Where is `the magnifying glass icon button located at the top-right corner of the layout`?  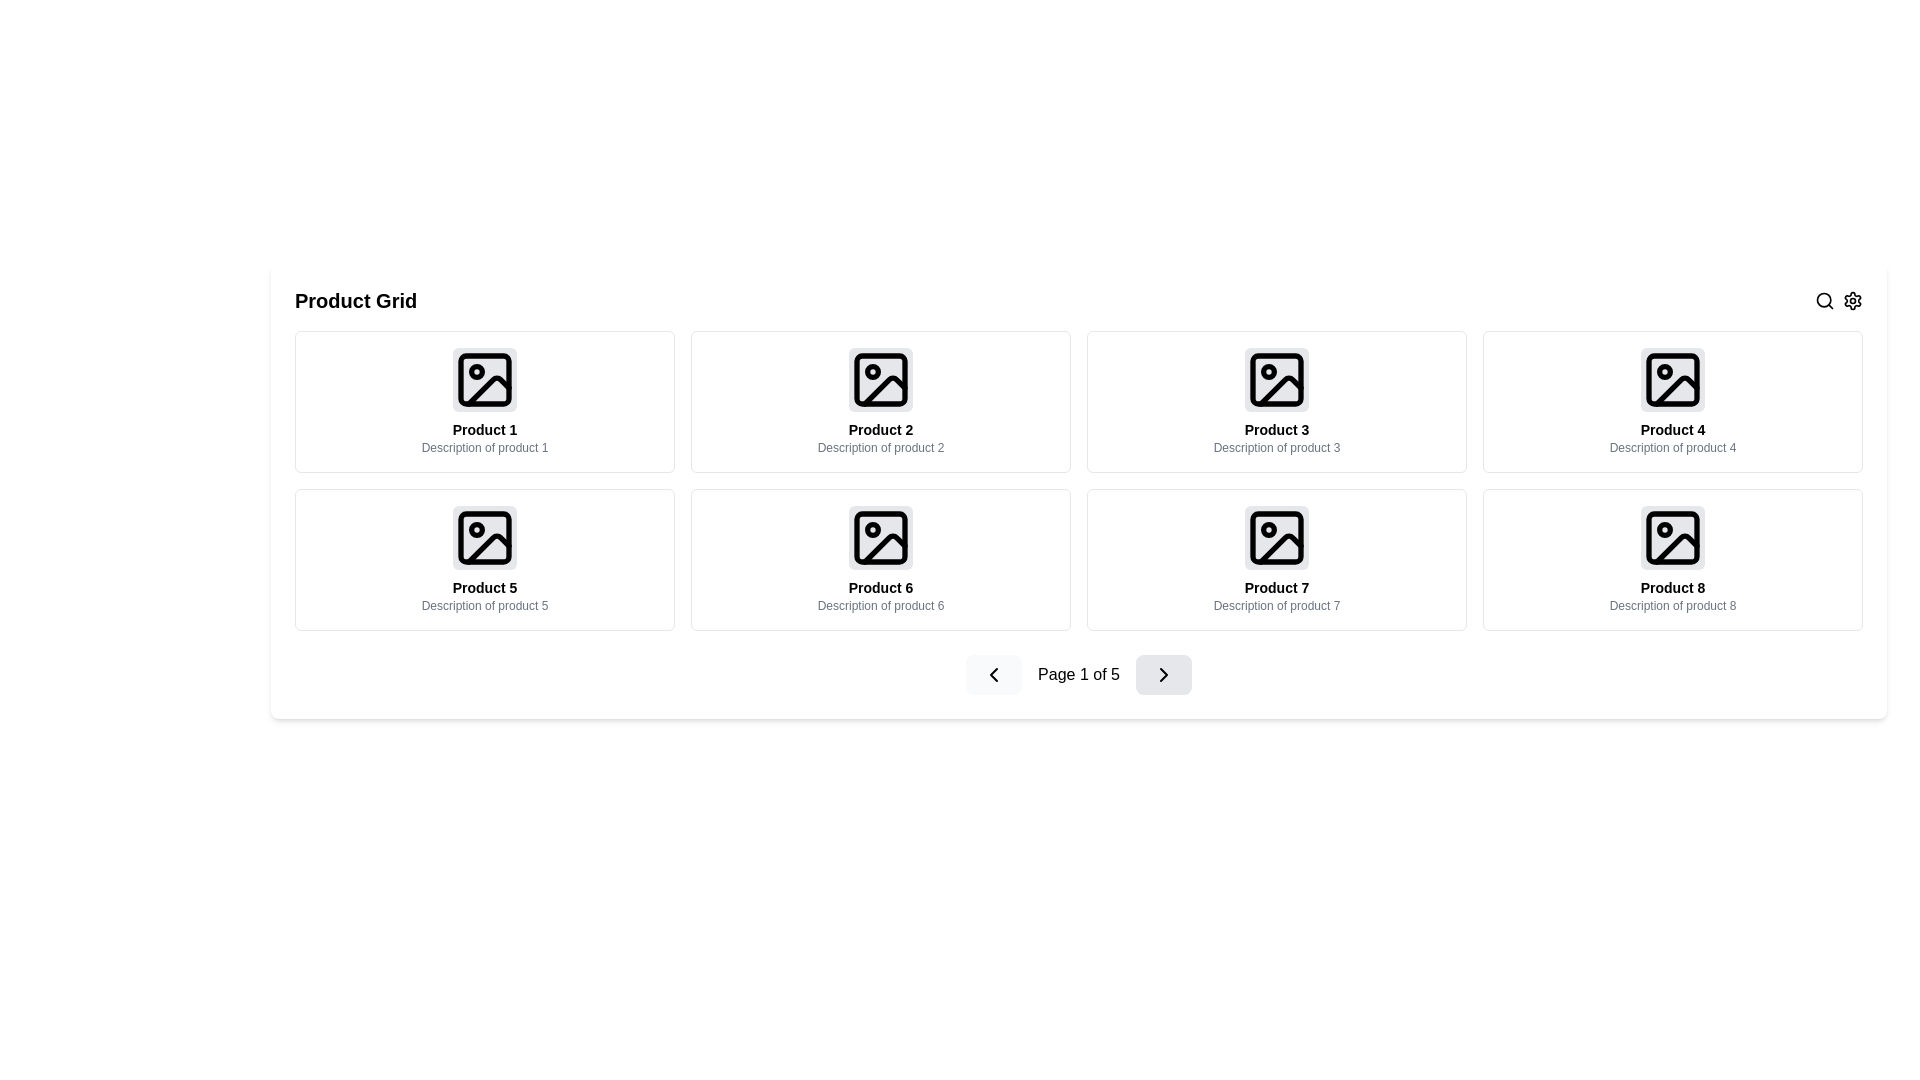
the magnifying glass icon button located at the top-right corner of the layout is located at coordinates (1824, 300).